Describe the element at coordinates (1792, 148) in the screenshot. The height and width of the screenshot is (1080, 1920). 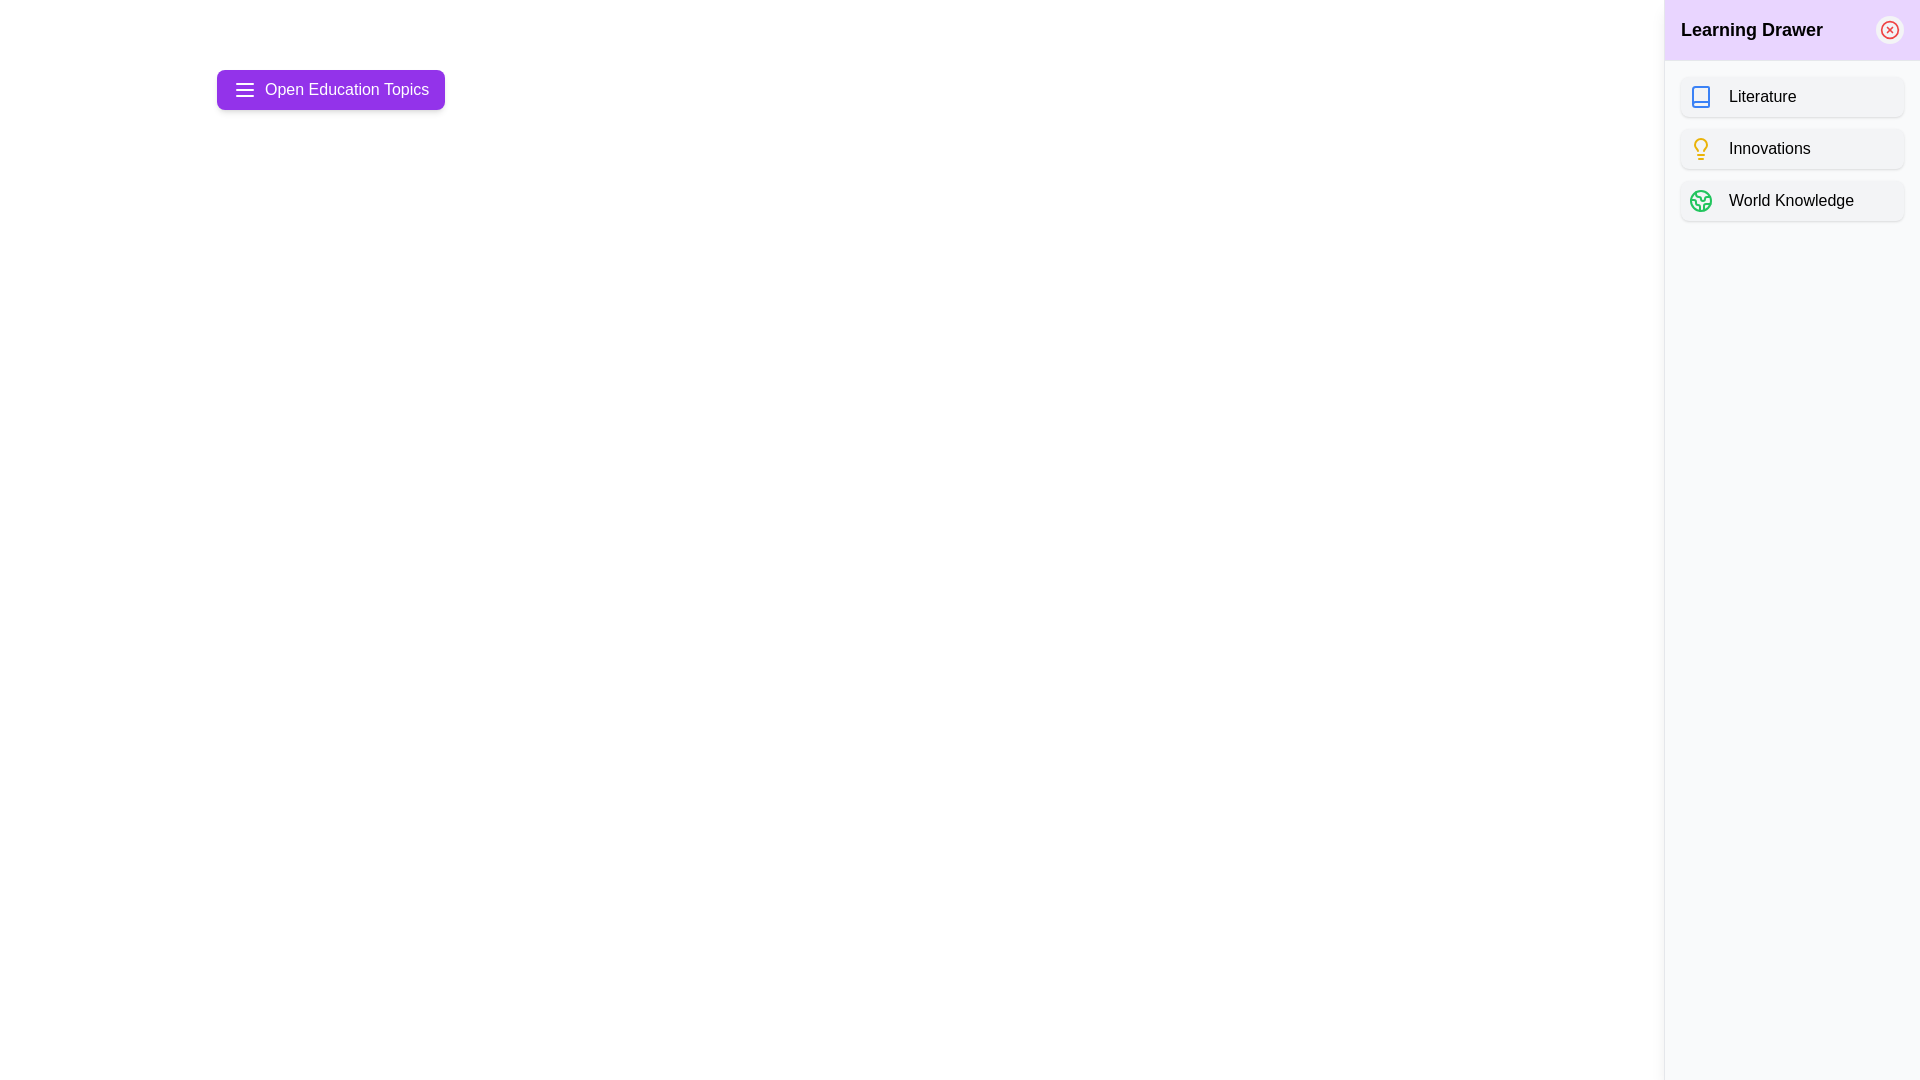
I see `the topic button labeled Innovations` at that location.